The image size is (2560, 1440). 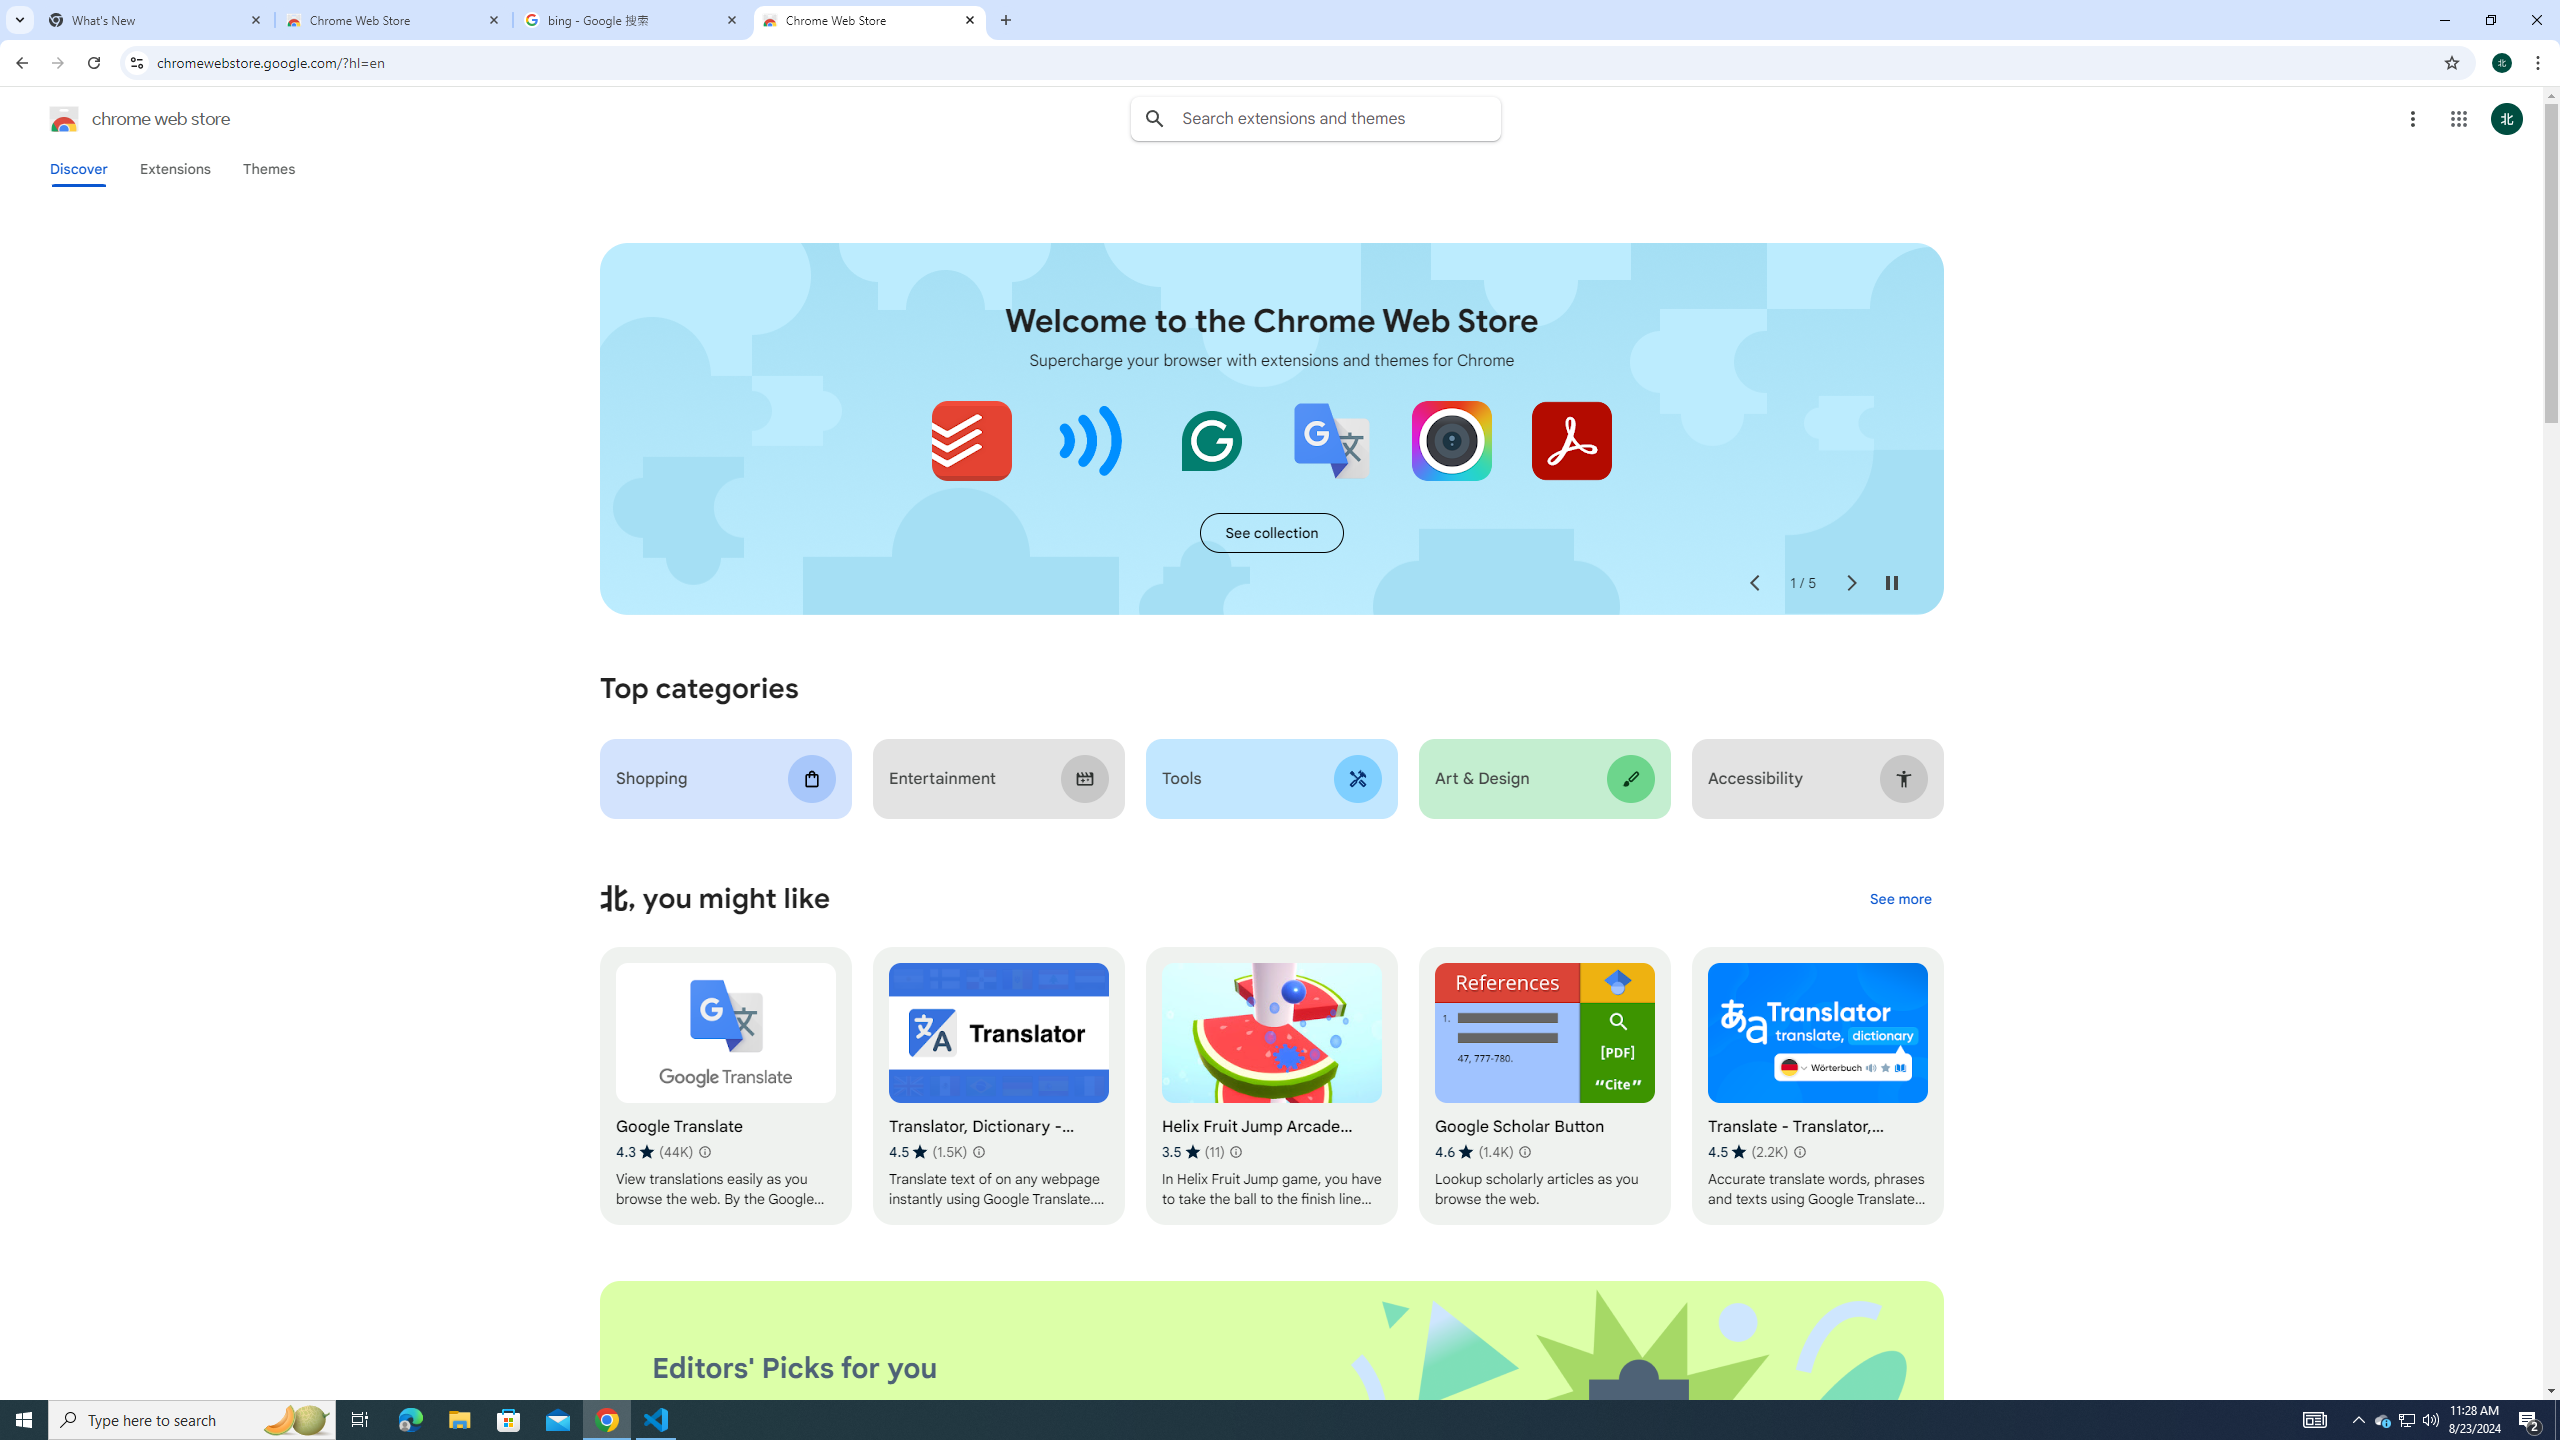 What do you see at coordinates (394, 19) in the screenshot?
I see `'Chrome Web Store'` at bounding box center [394, 19].